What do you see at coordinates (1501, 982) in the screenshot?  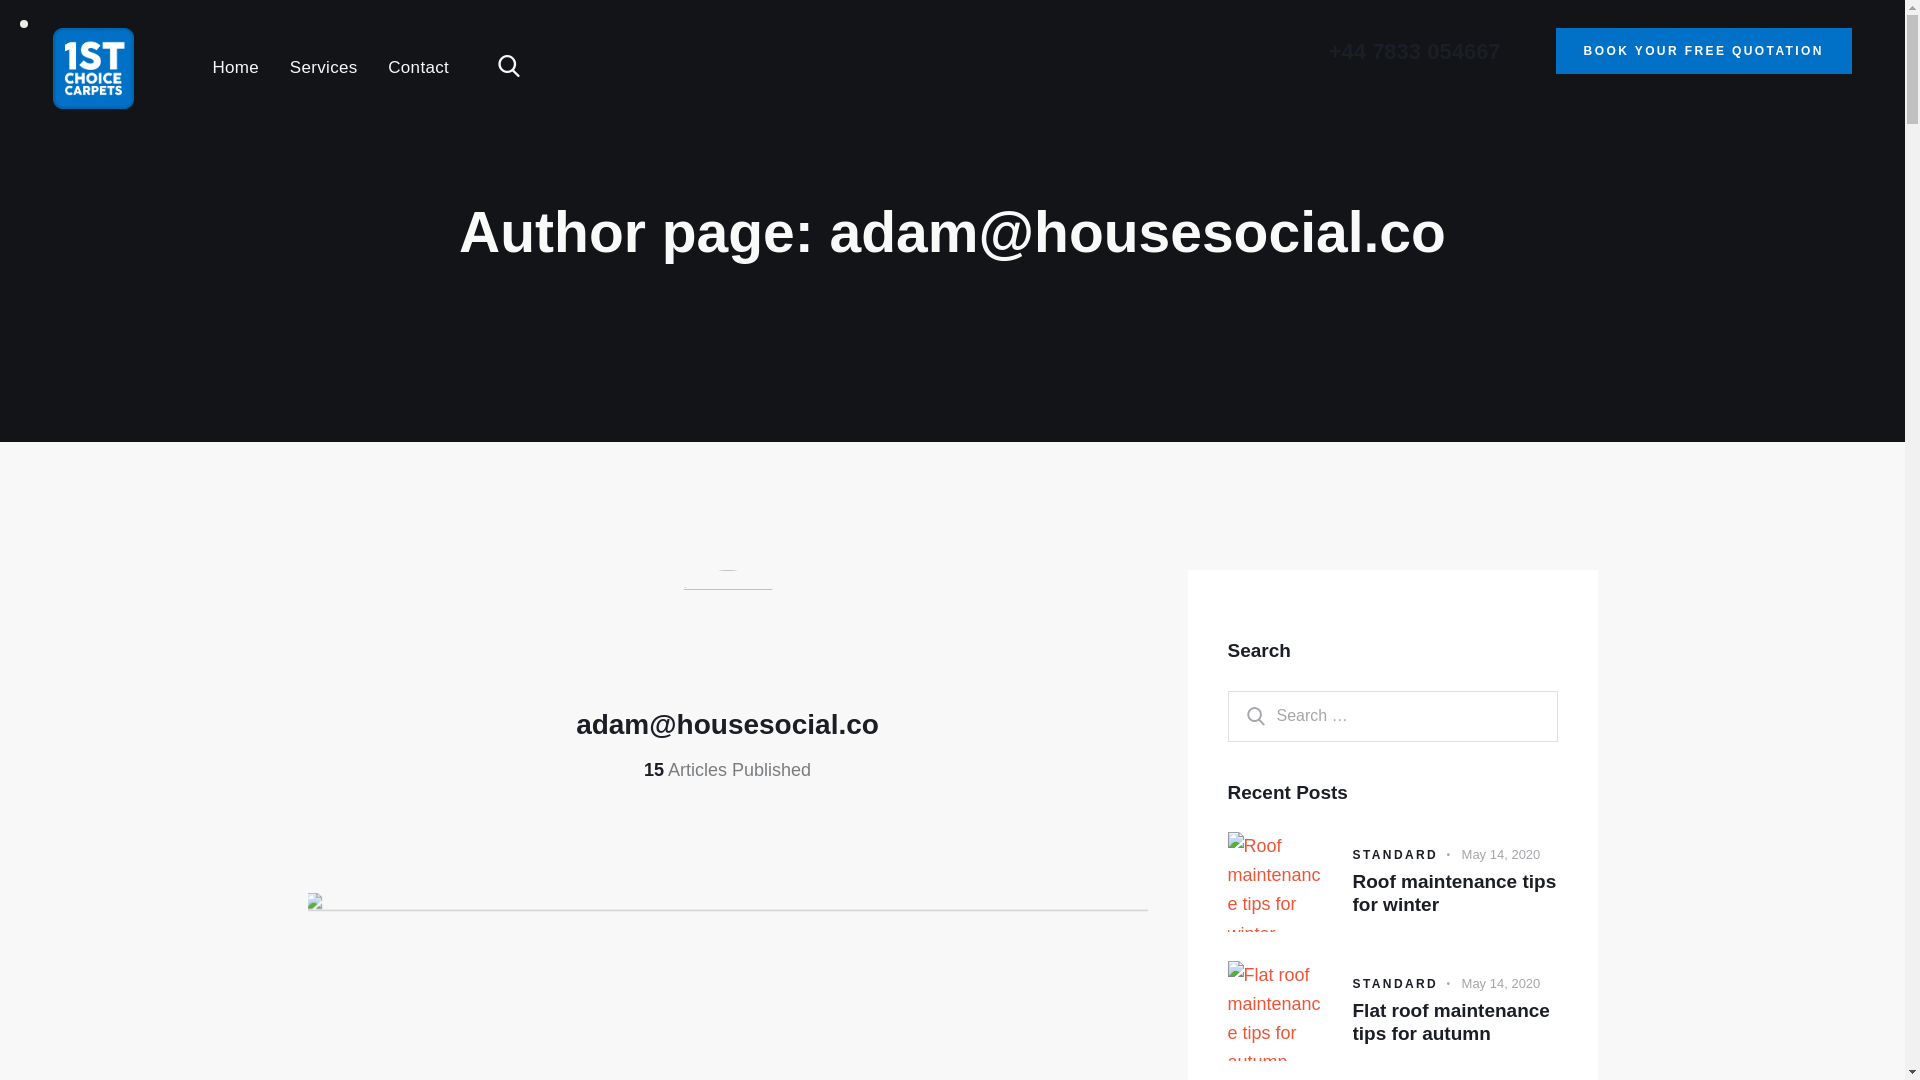 I see `'May 14, 2020'` at bounding box center [1501, 982].